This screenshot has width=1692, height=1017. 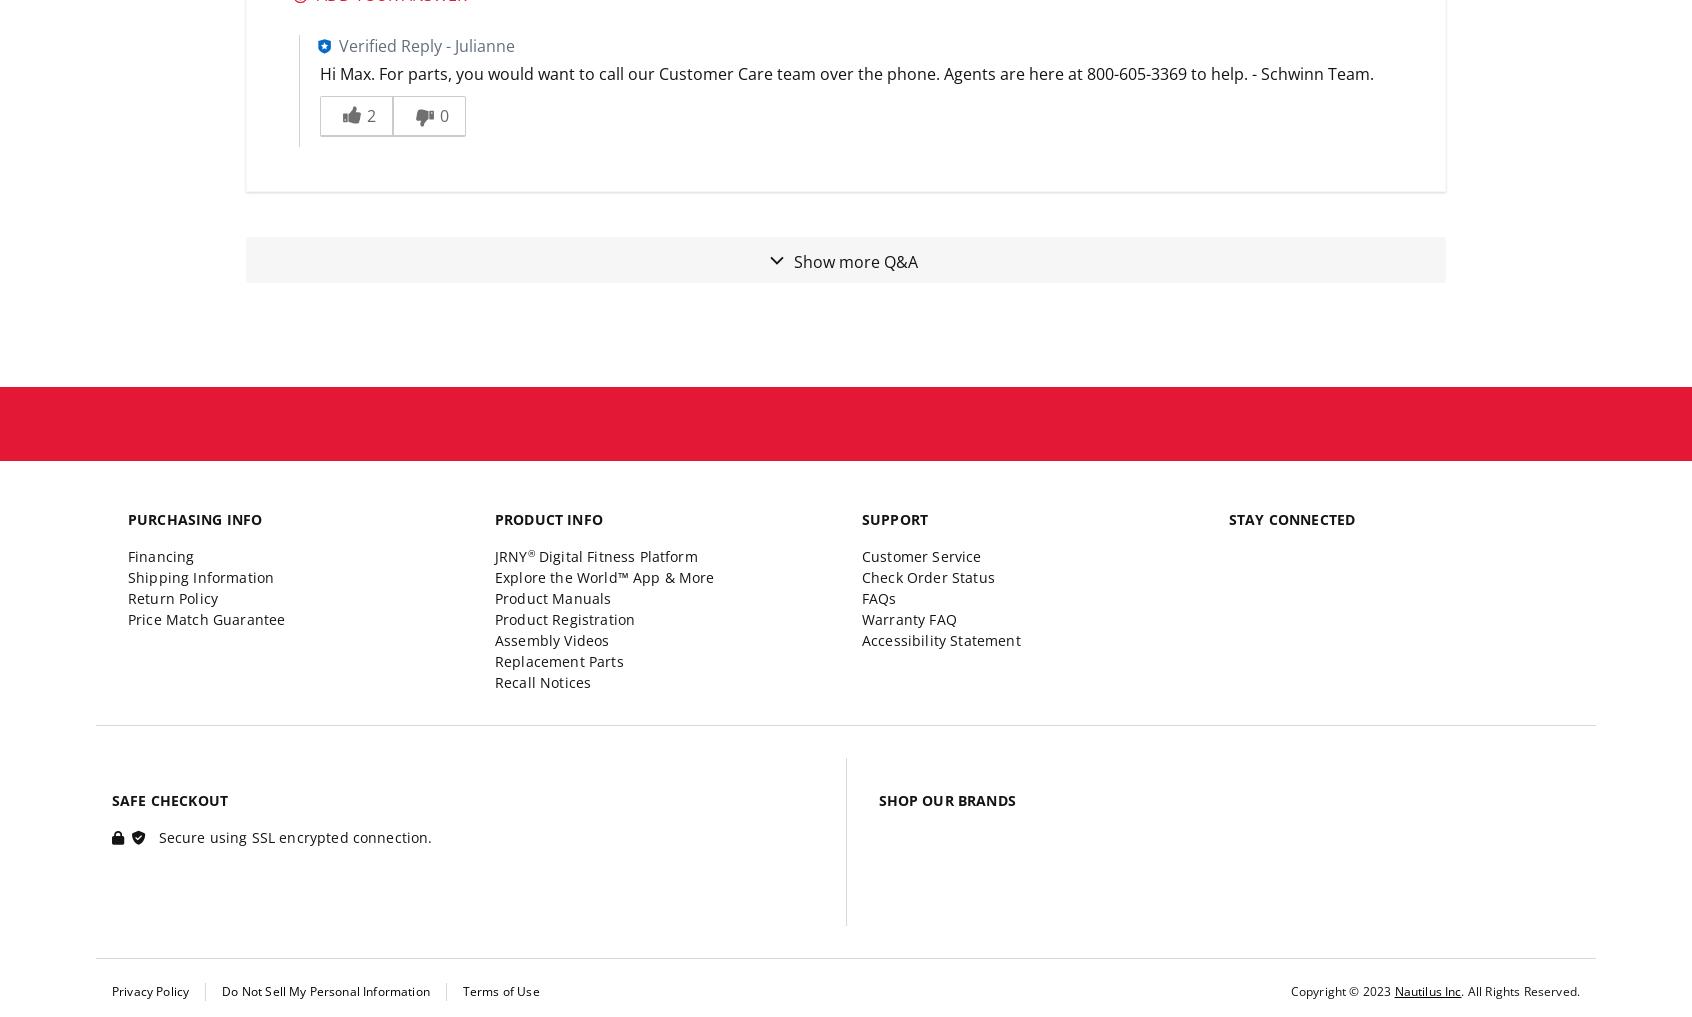 I want to click on 'Show more', so click(x=839, y=259).